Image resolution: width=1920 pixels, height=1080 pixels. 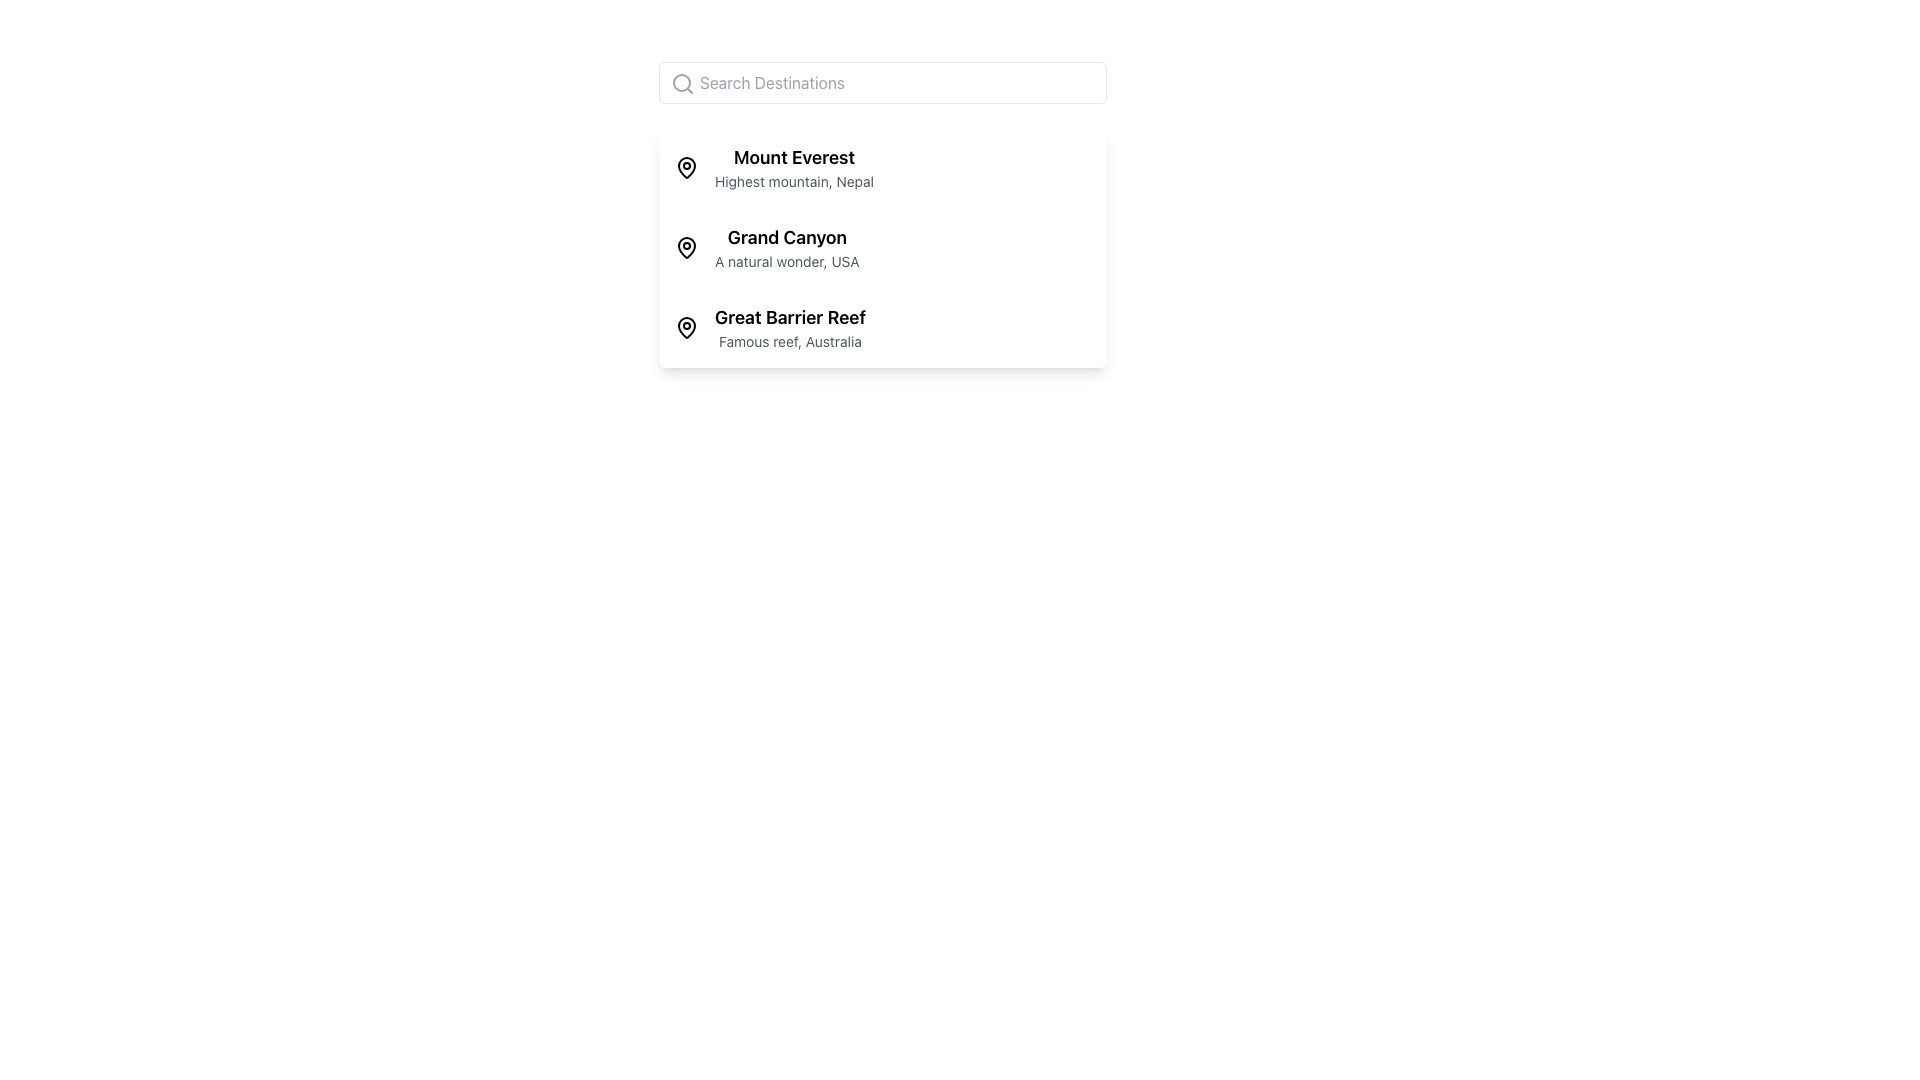 What do you see at coordinates (793, 167) in the screenshot?
I see `the text display item that reads 'Mount Everest'` at bounding box center [793, 167].